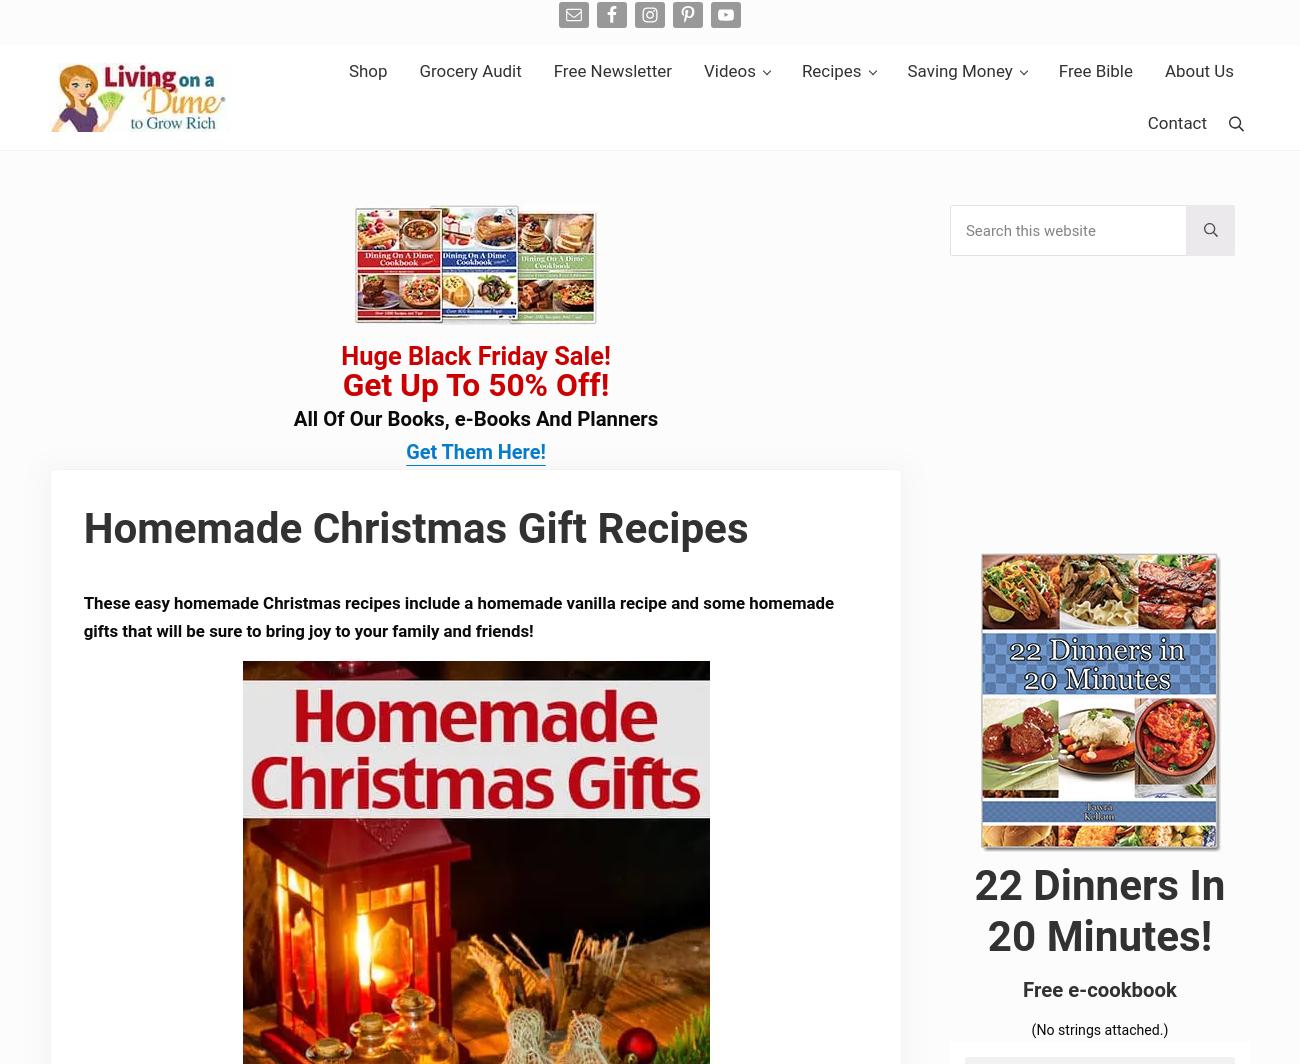  What do you see at coordinates (474, 418) in the screenshot?
I see `'All Of Our Books, e-Books And Planners'` at bounding box center [474, 418].